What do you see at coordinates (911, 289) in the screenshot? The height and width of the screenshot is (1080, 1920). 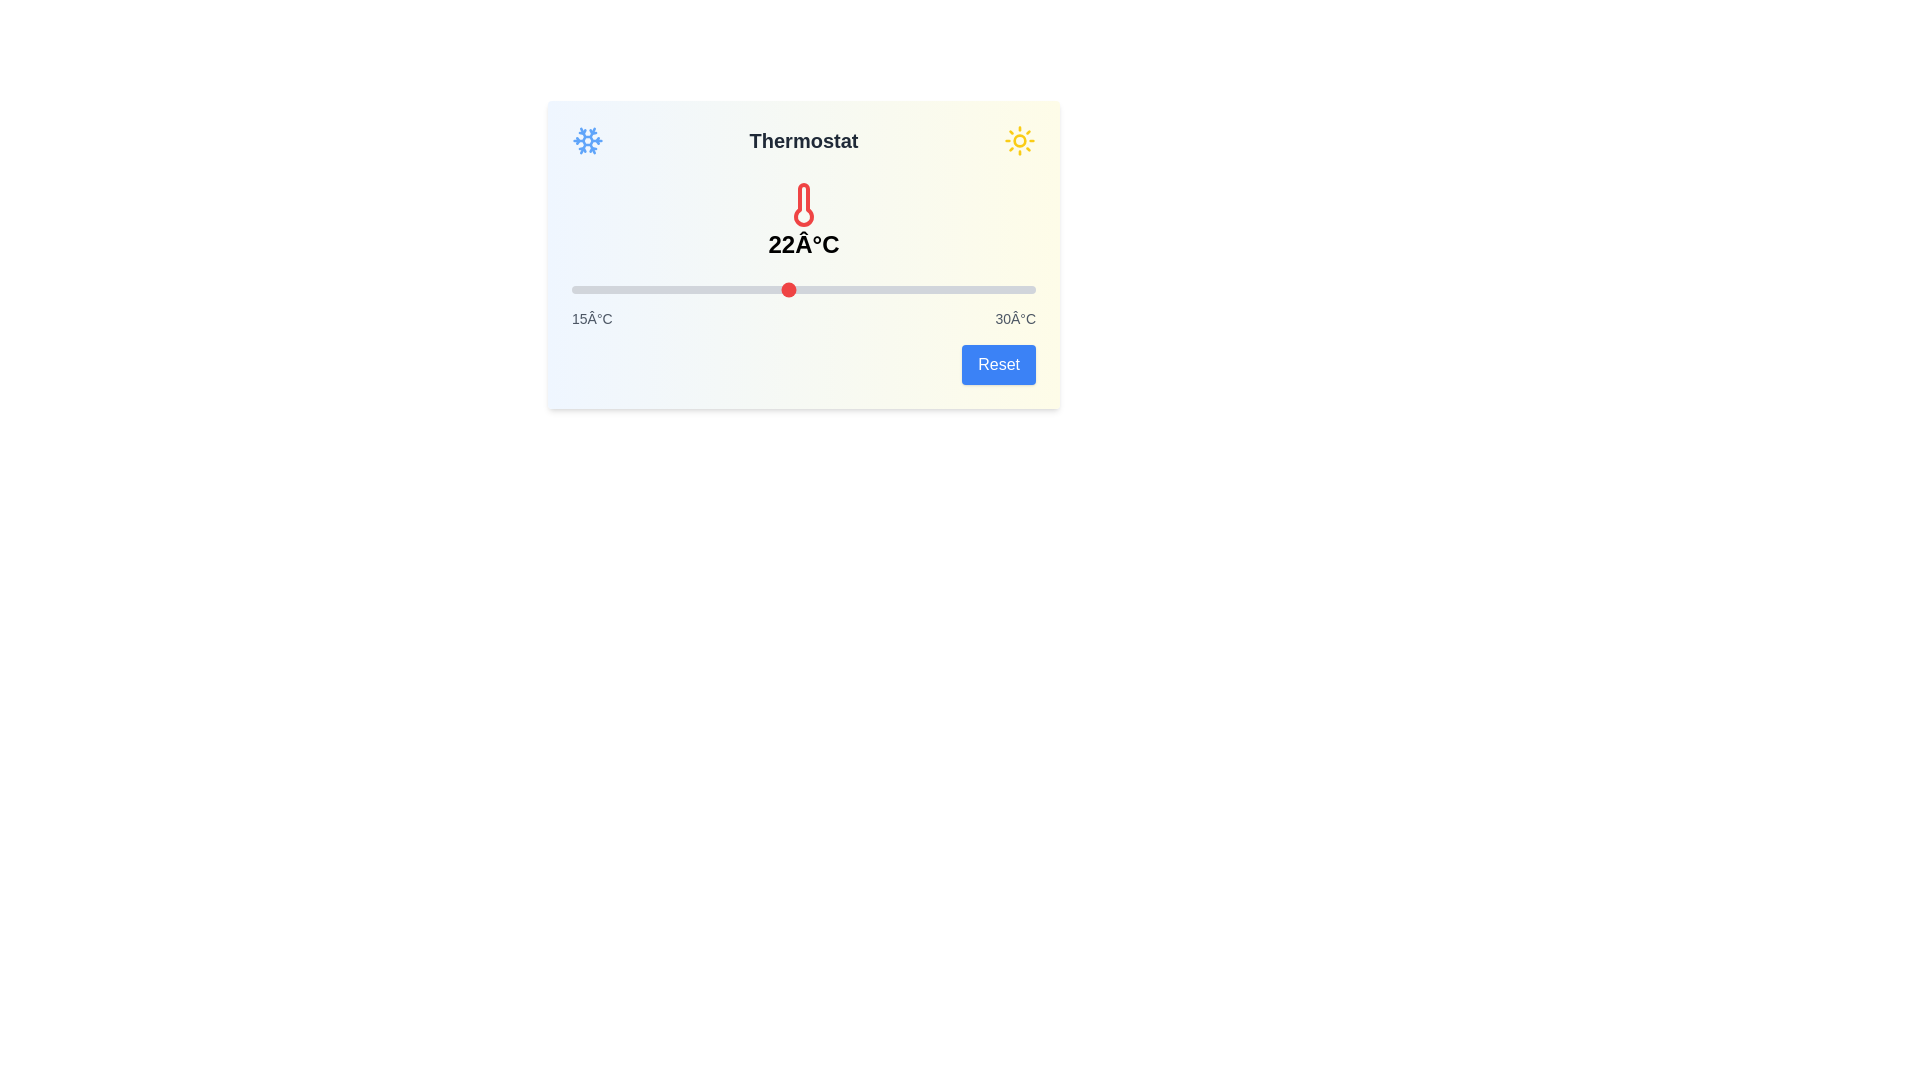 I see `the slider to set the temperature to 26 degrees` at bounding box center [911, 289].